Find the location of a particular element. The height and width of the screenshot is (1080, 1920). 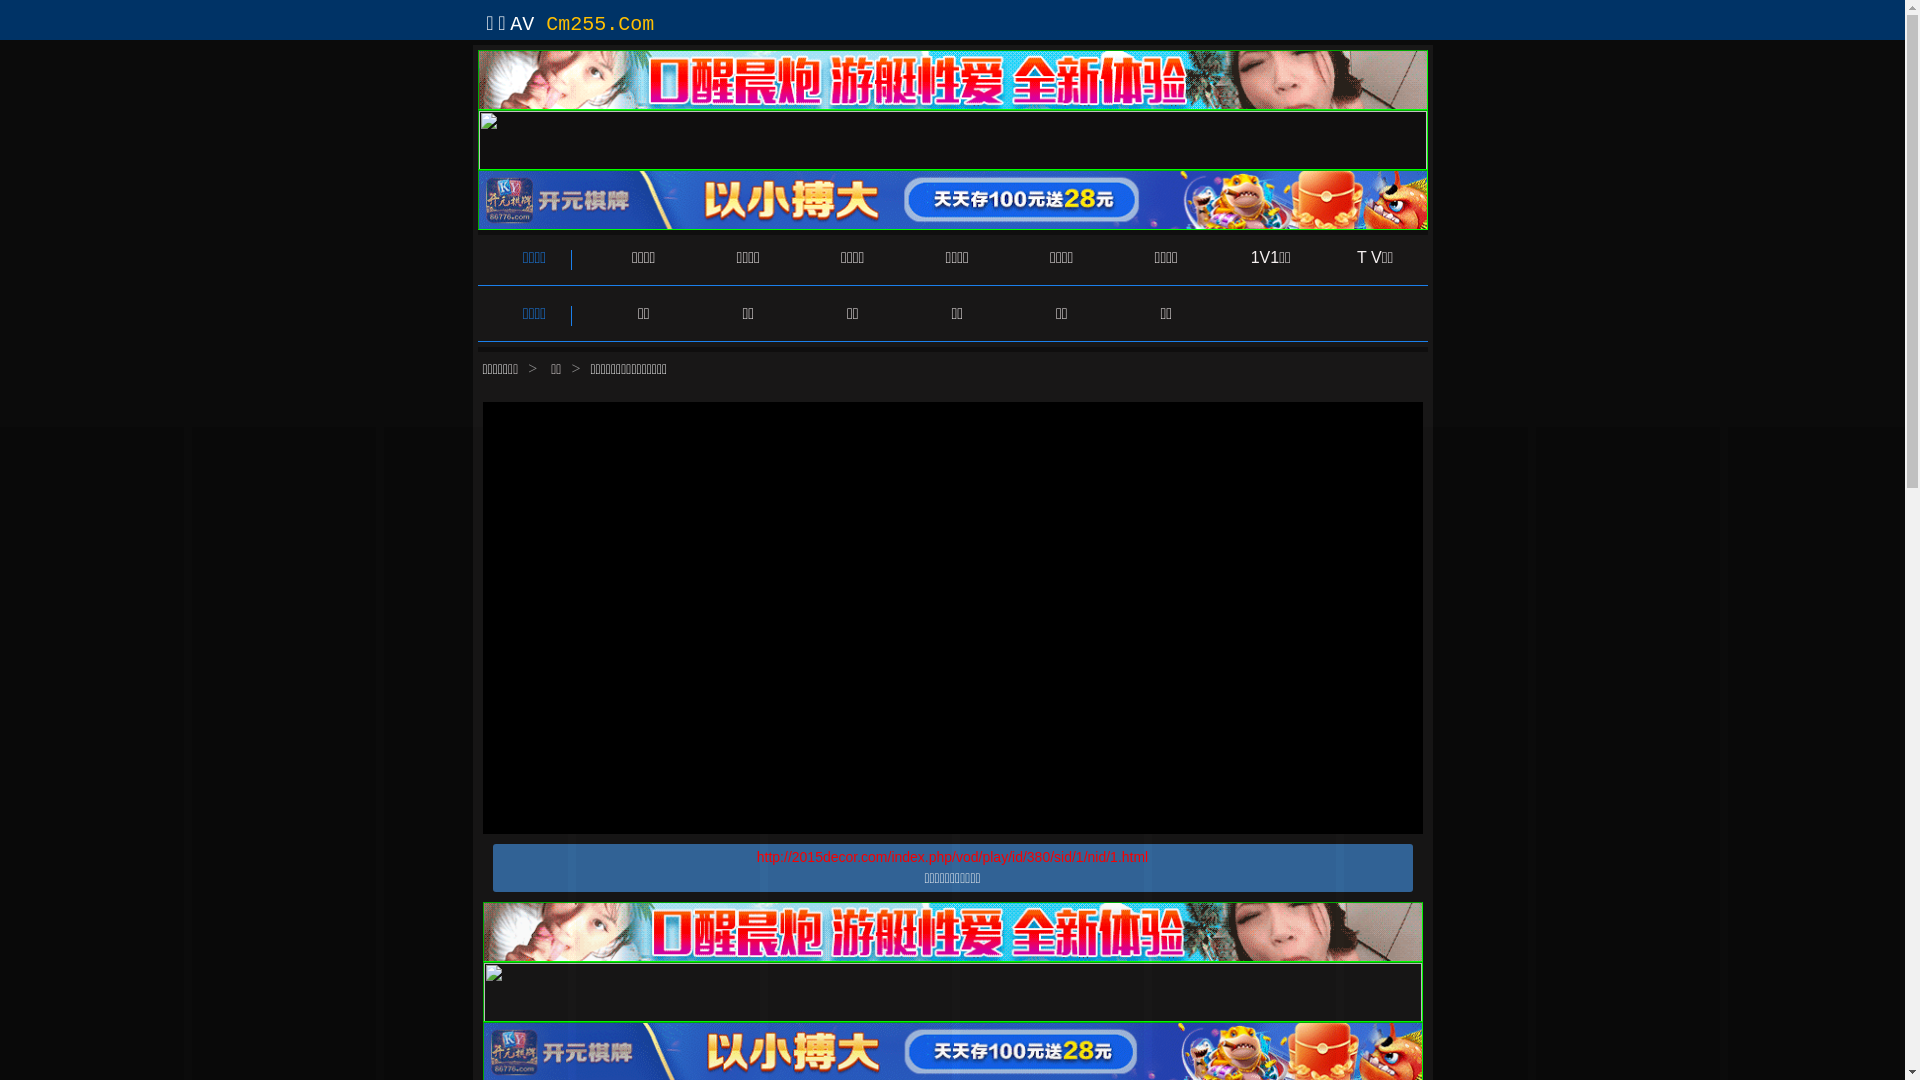

'Cm255.Com' is located at coordinates (599, 24).